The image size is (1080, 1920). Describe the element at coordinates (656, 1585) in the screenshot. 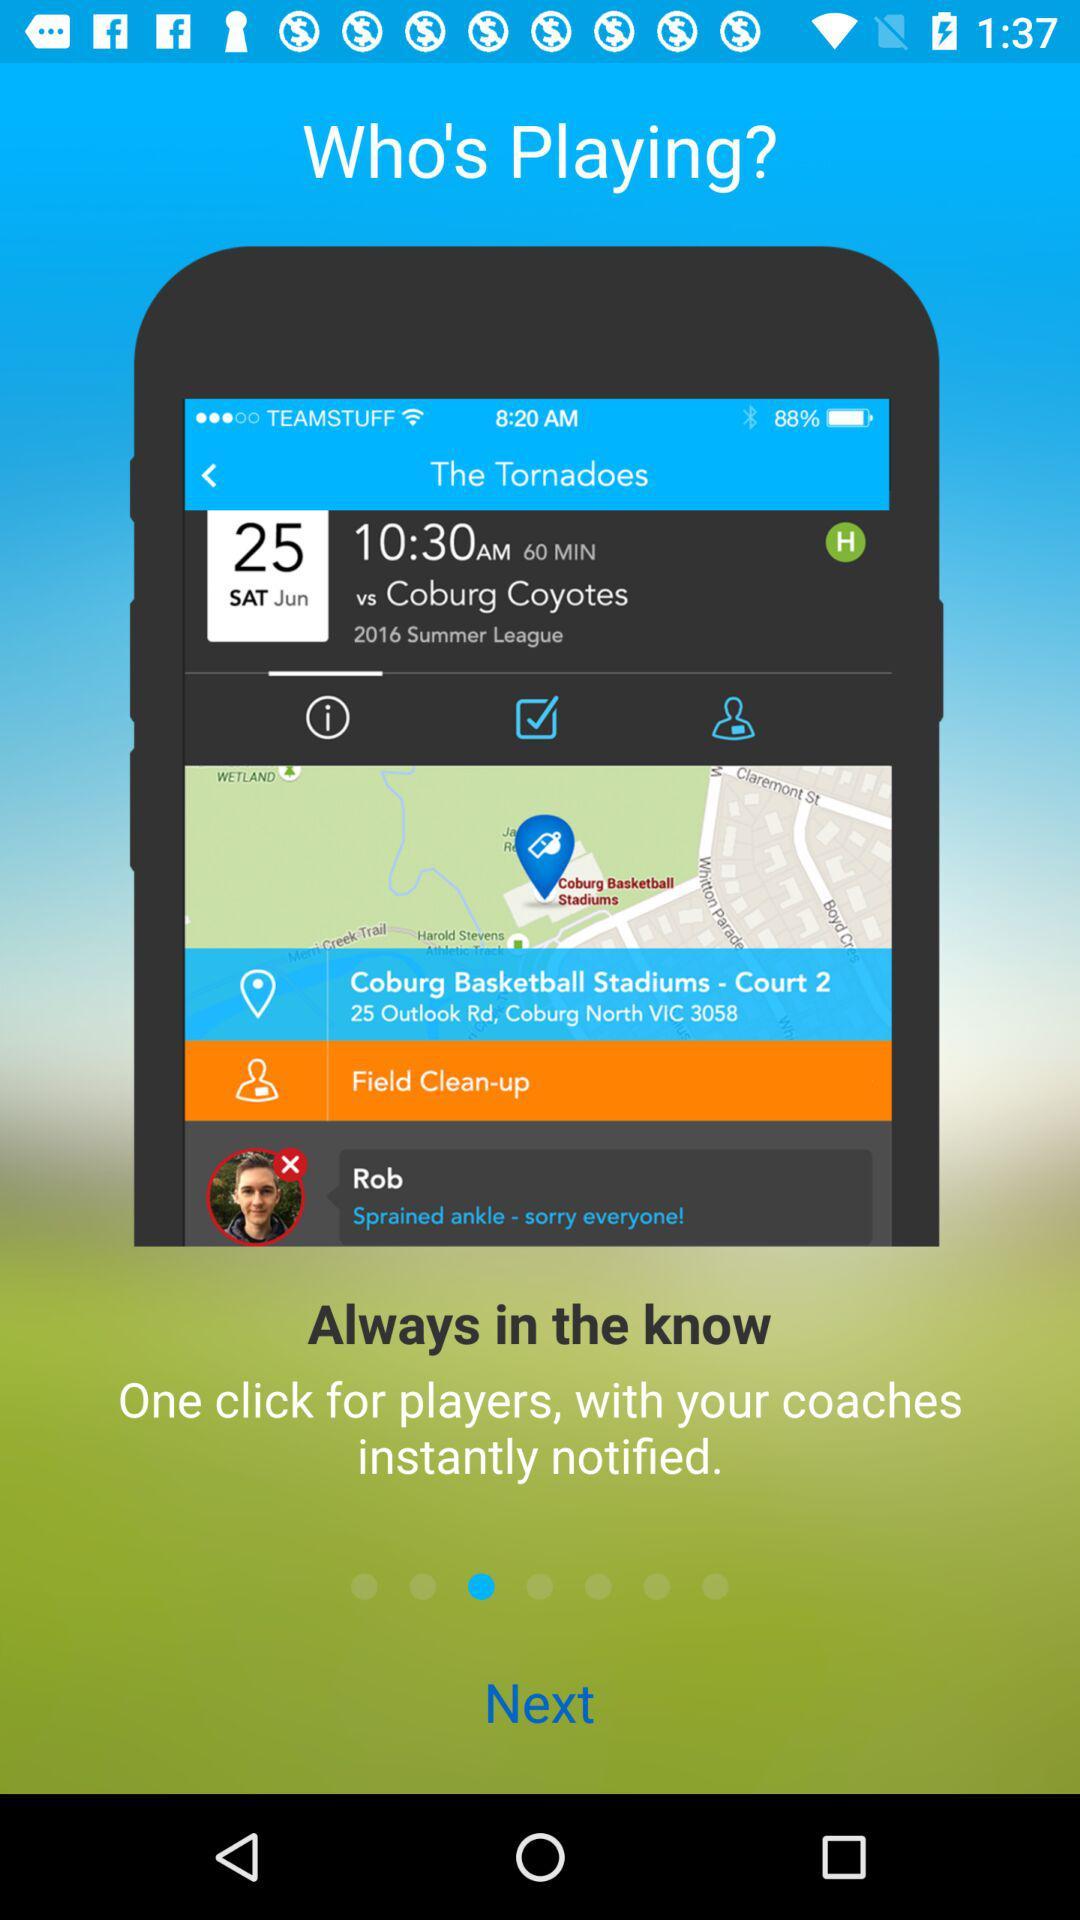

I see `3rd tab over` at that location.